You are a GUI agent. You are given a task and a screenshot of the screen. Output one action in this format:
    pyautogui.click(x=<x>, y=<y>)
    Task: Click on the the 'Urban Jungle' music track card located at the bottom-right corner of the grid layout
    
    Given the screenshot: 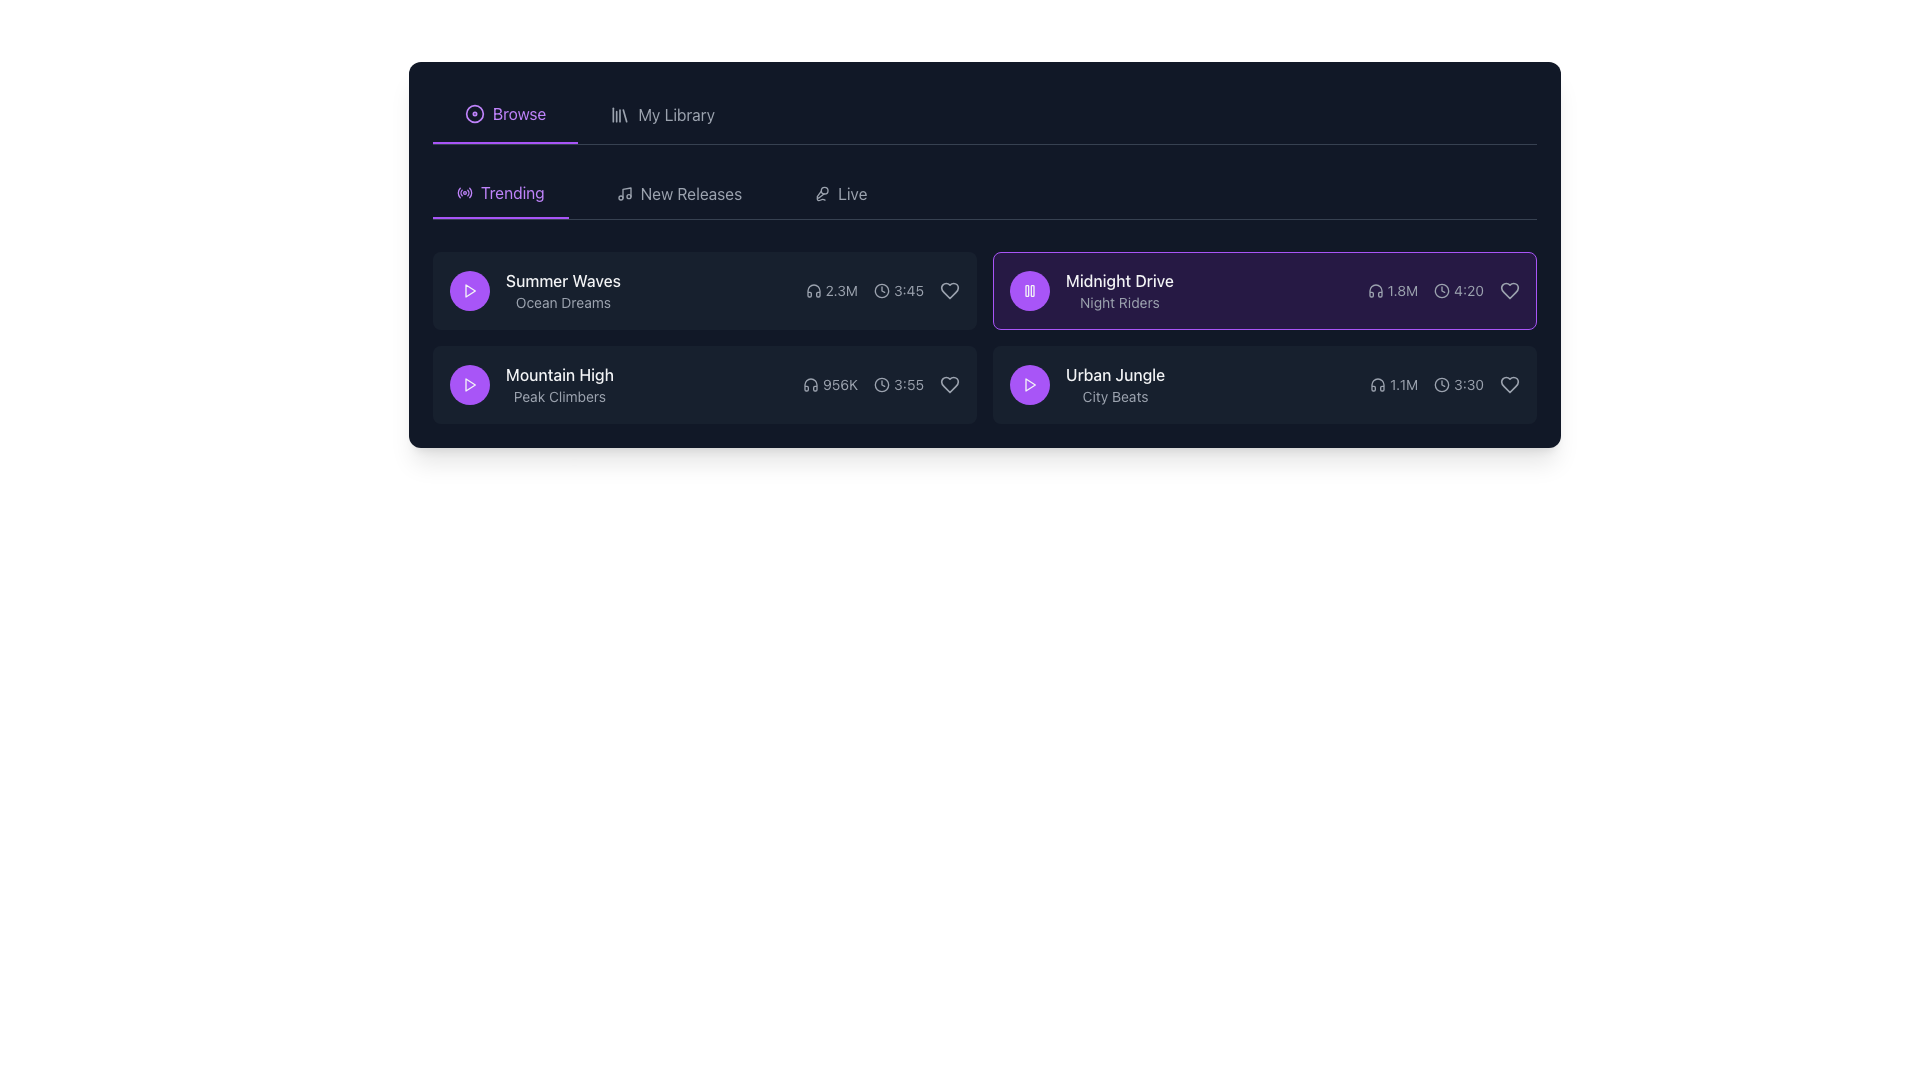 What is the action you would take?
    pyautogui.click(x=1264, y=385)
    